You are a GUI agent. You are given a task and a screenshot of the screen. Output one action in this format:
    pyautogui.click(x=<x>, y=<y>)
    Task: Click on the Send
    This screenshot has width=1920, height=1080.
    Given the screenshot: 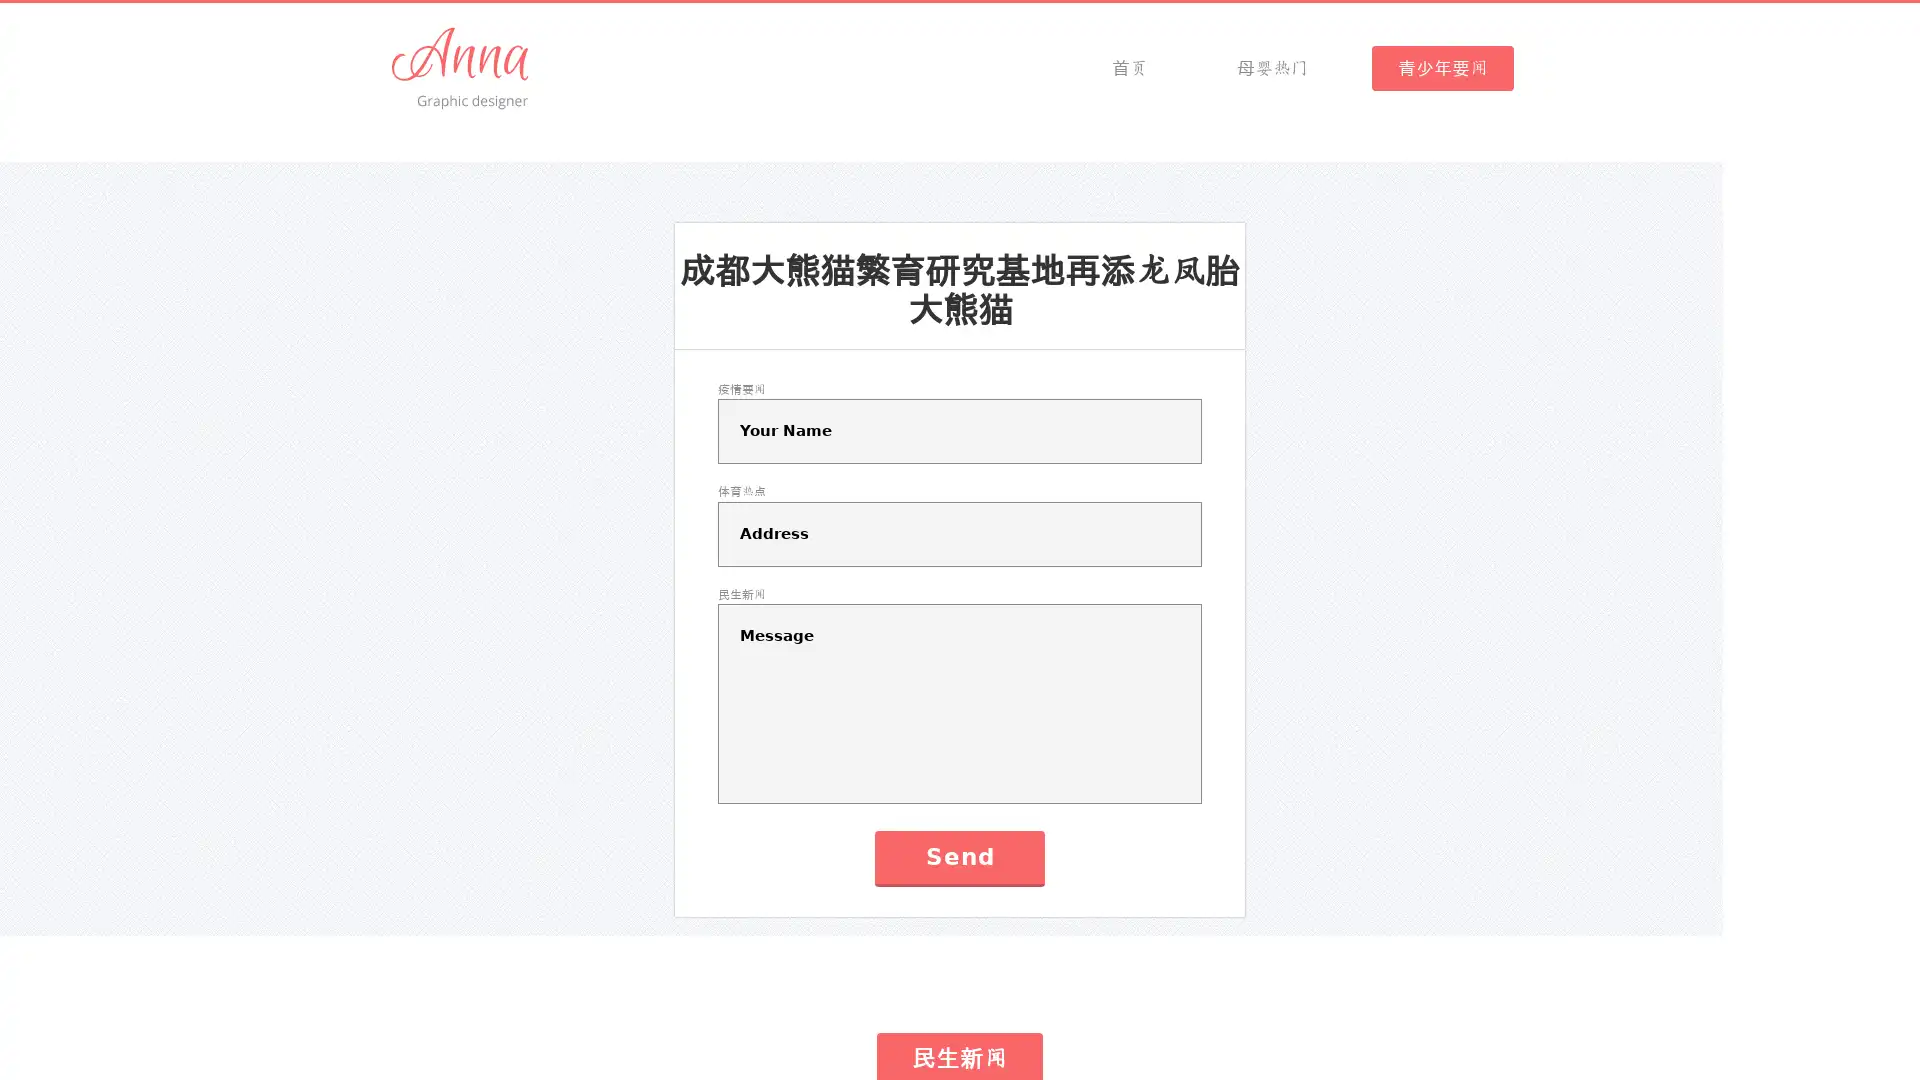 What is the action you would take?
    pyautogui.click(x=958, y=856)
    